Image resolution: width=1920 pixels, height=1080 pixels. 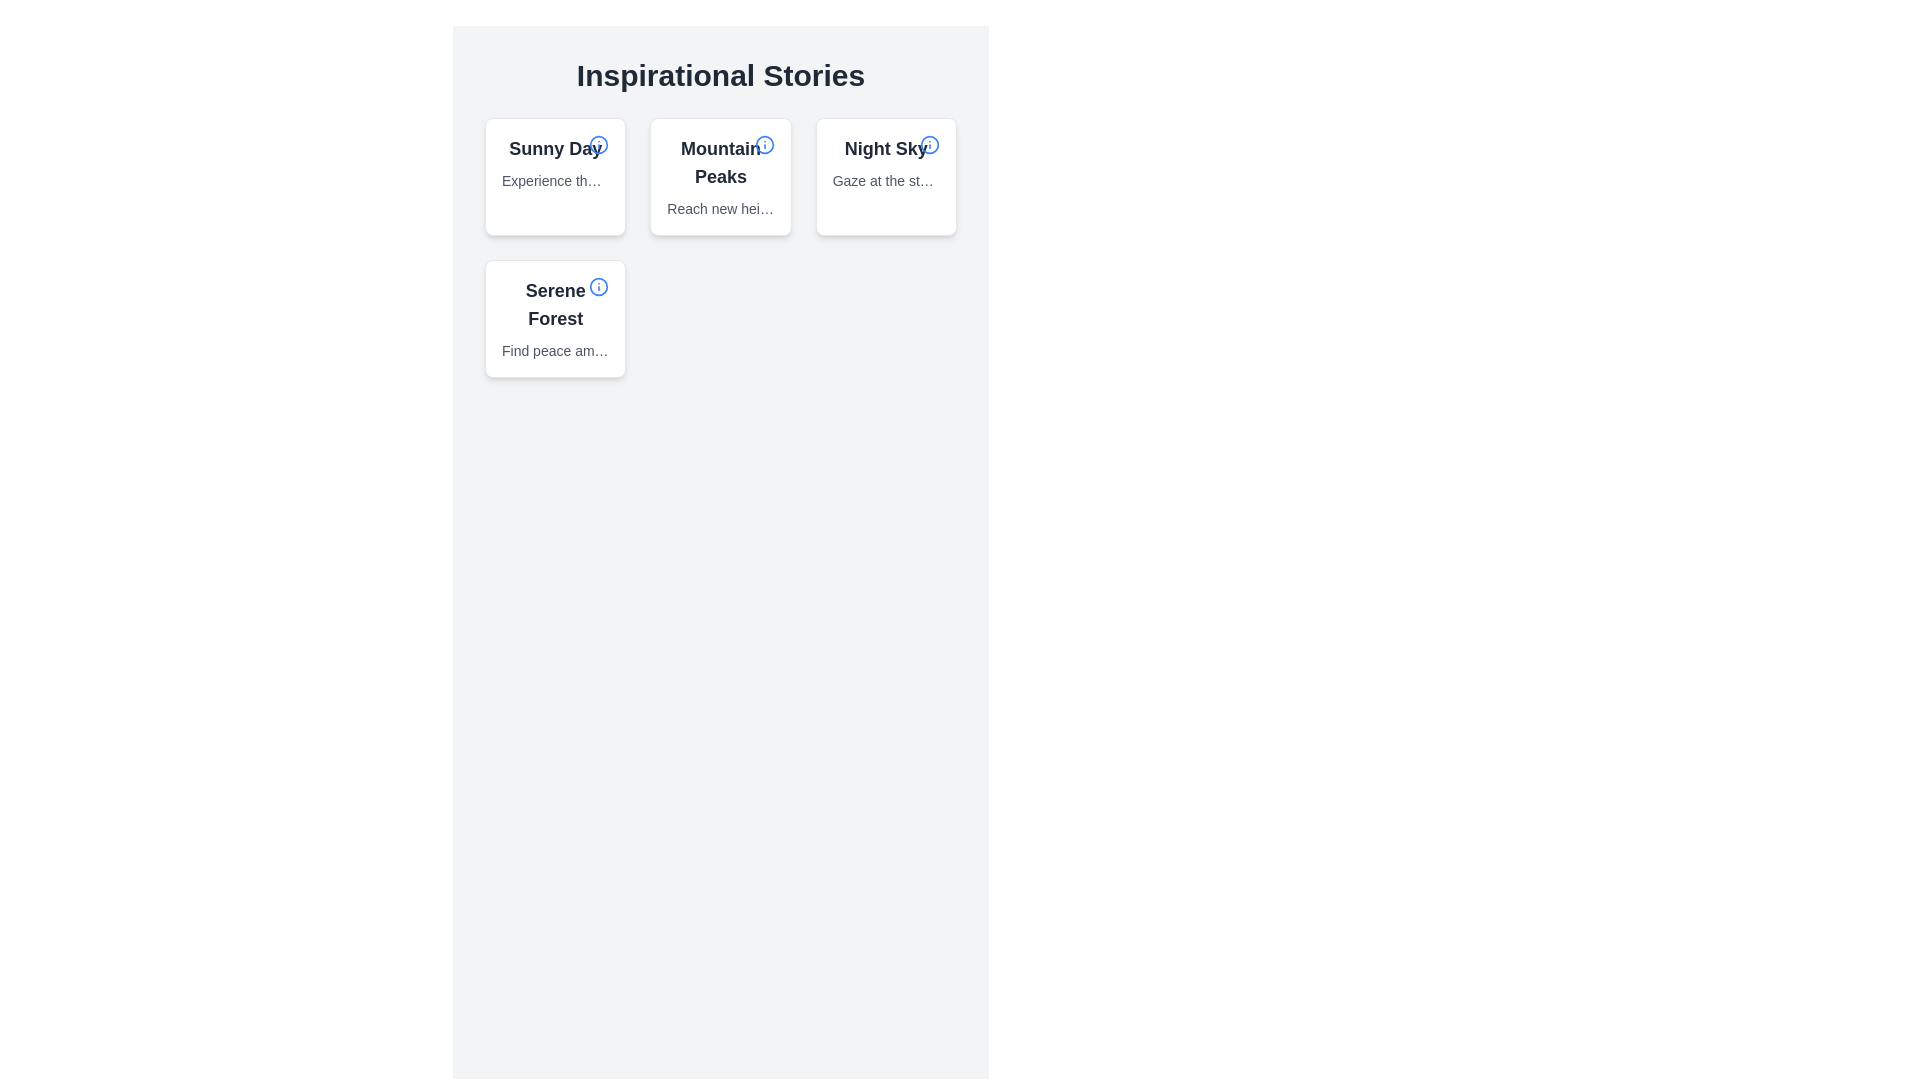 What do you see at coordinates (929, 144) in the screenshot?
I see `the outer circular boundary of the 'info' icon in the 'Night Sky' card located at the top-right corner among the group of cards under 'Inspirational Stories'` at bounding box center [929, 144].